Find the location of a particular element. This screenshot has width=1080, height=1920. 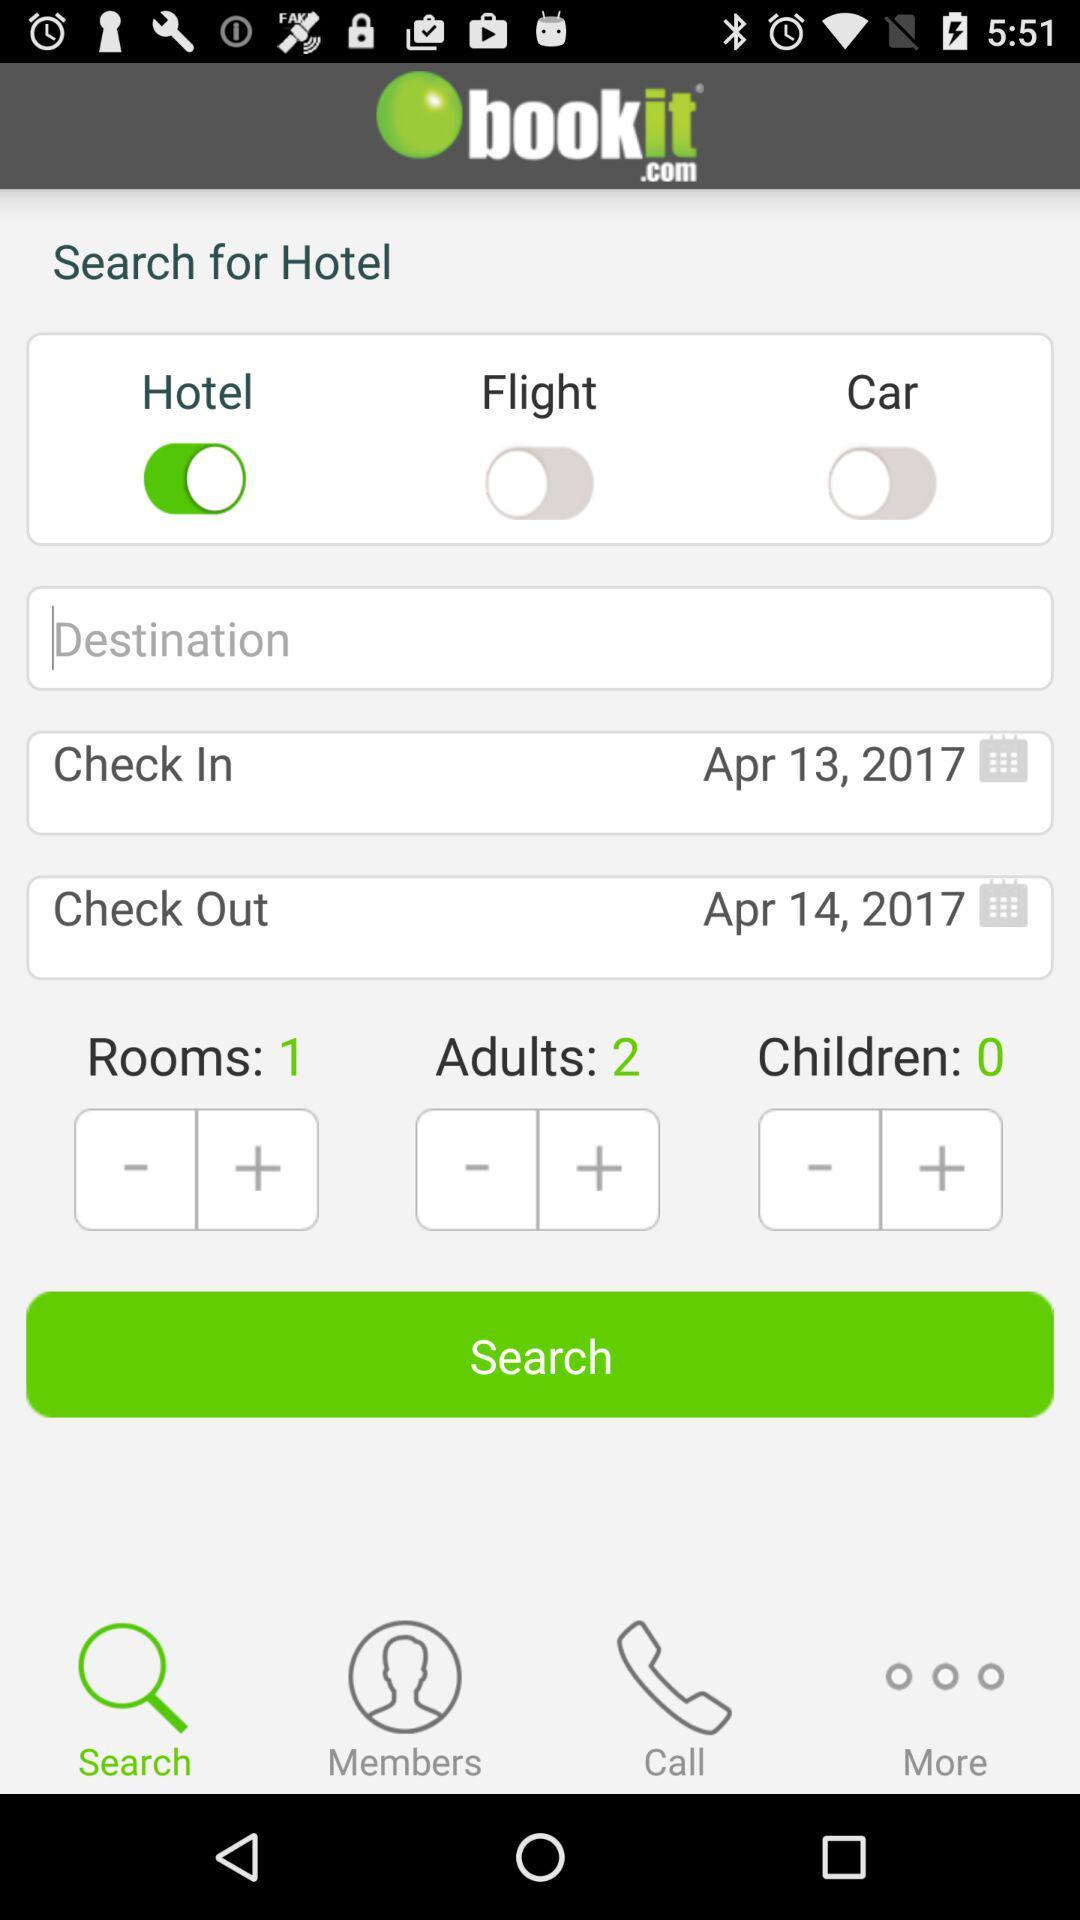

the icon above the search for hotel item is located at coordinates (540, 124).